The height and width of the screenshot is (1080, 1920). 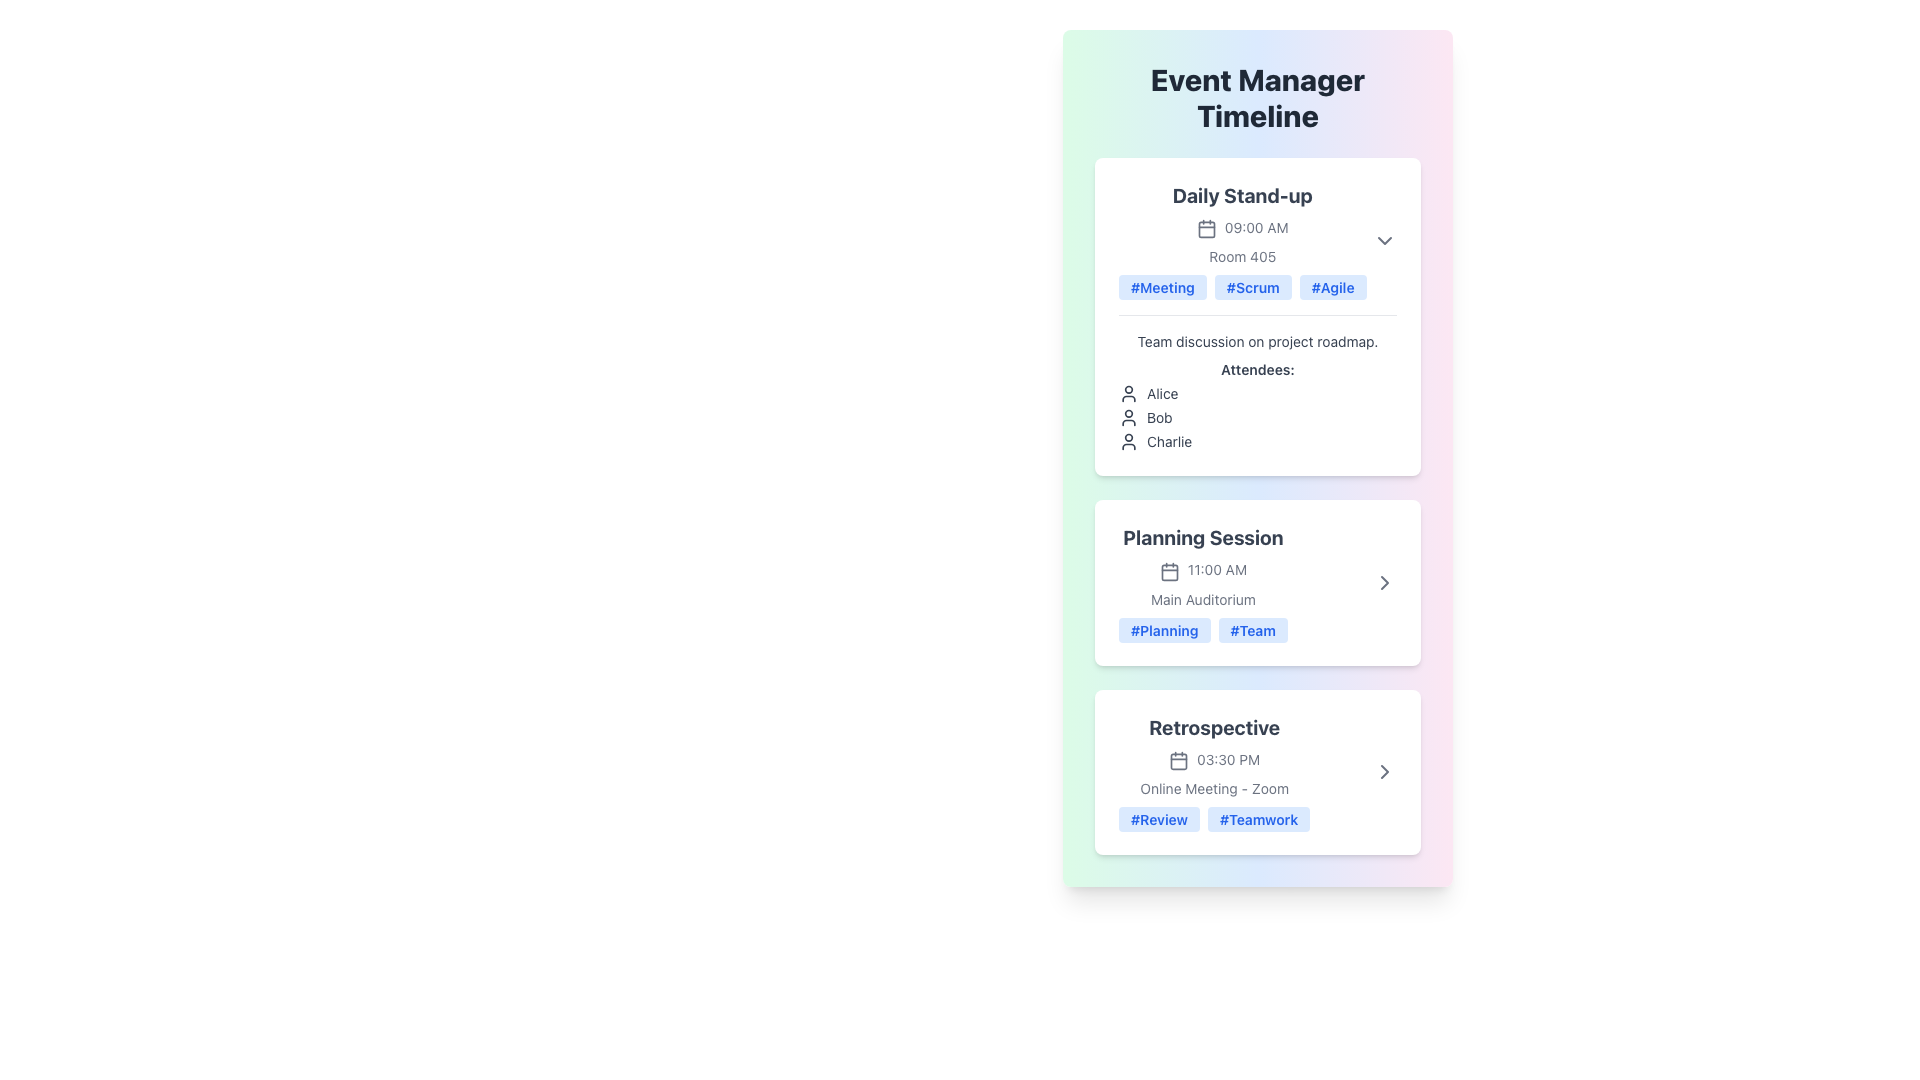 I want to click on 'Daily Stand-up' card, which is the topmost session in the 'Event Manager Timeline', to view its details, so click(x=1256, y=315).